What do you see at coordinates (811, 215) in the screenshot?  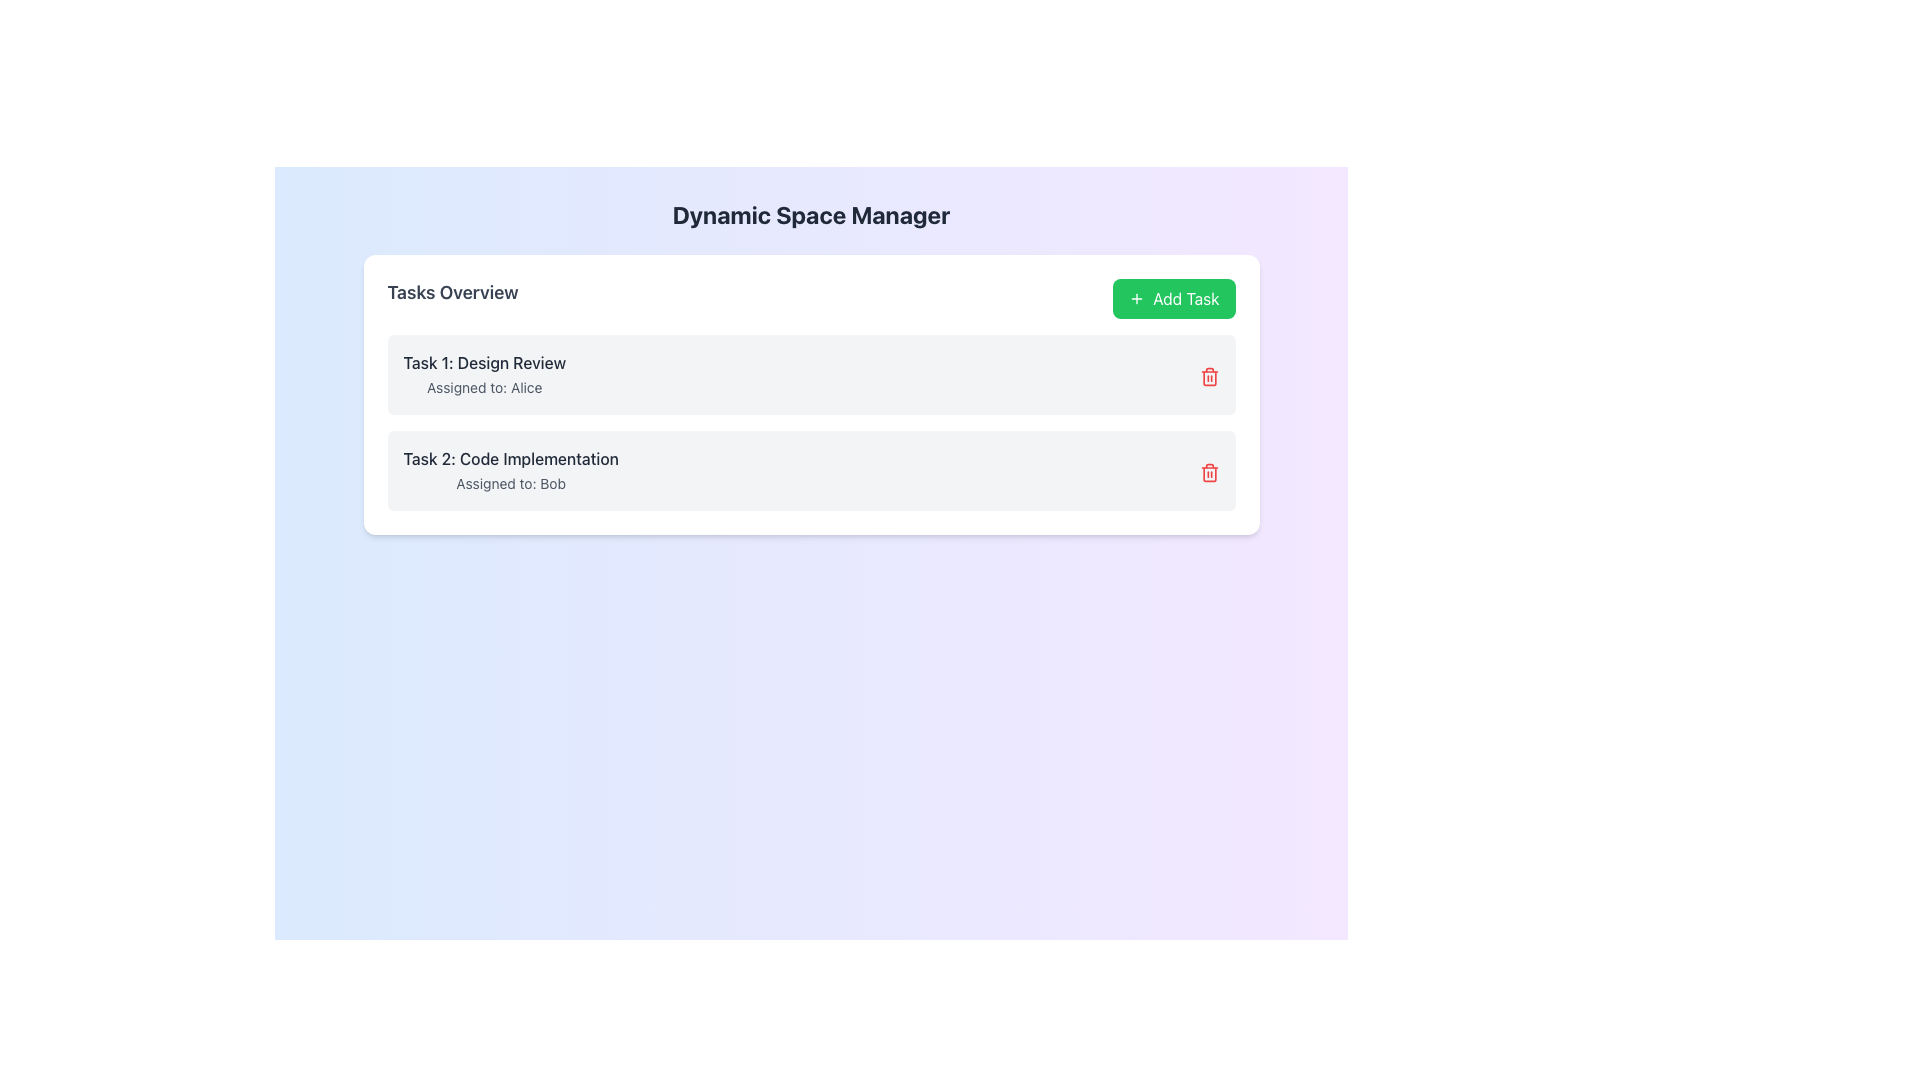 I see `title text element indicating the purpose or name of the application, located at the upper section of the interface` at bounding box center [811, 215].